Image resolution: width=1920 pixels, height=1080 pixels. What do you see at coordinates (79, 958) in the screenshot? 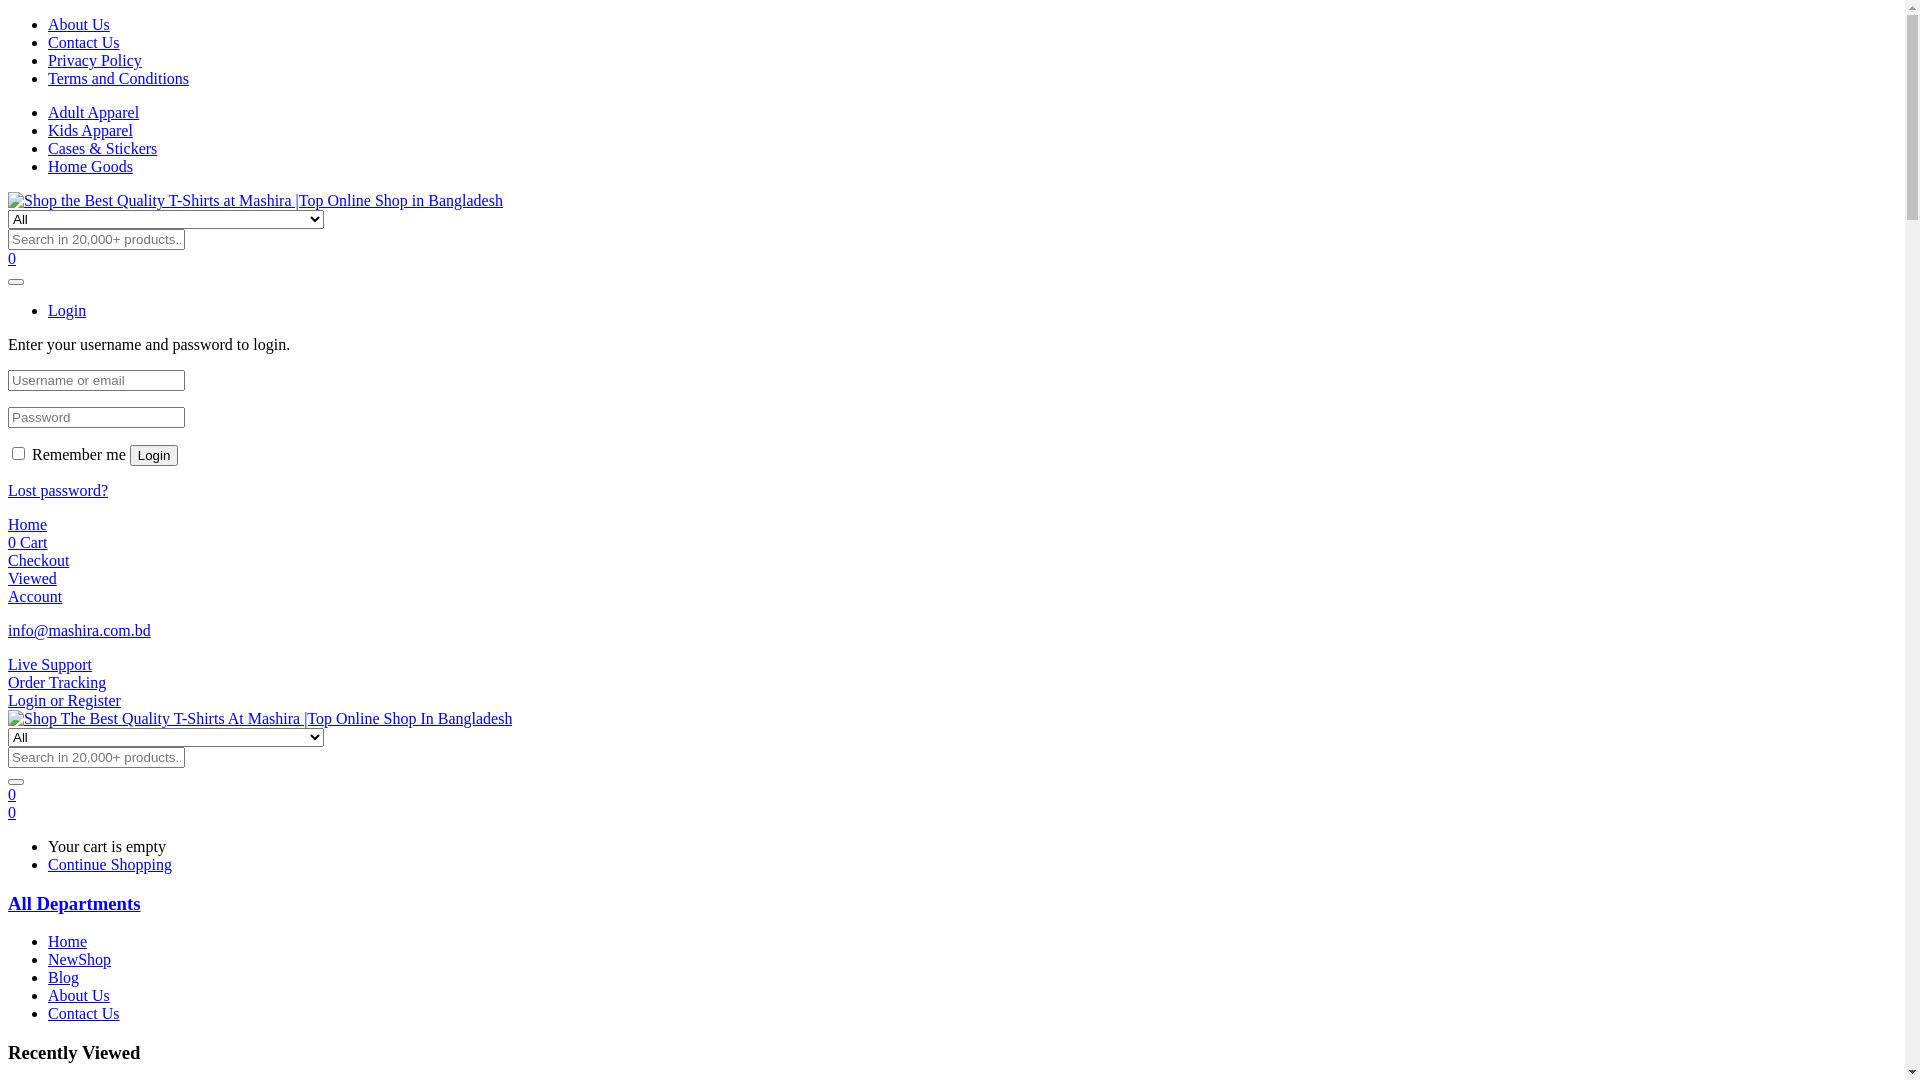
I see `'NewShop'` at bounding box center [79, 958].